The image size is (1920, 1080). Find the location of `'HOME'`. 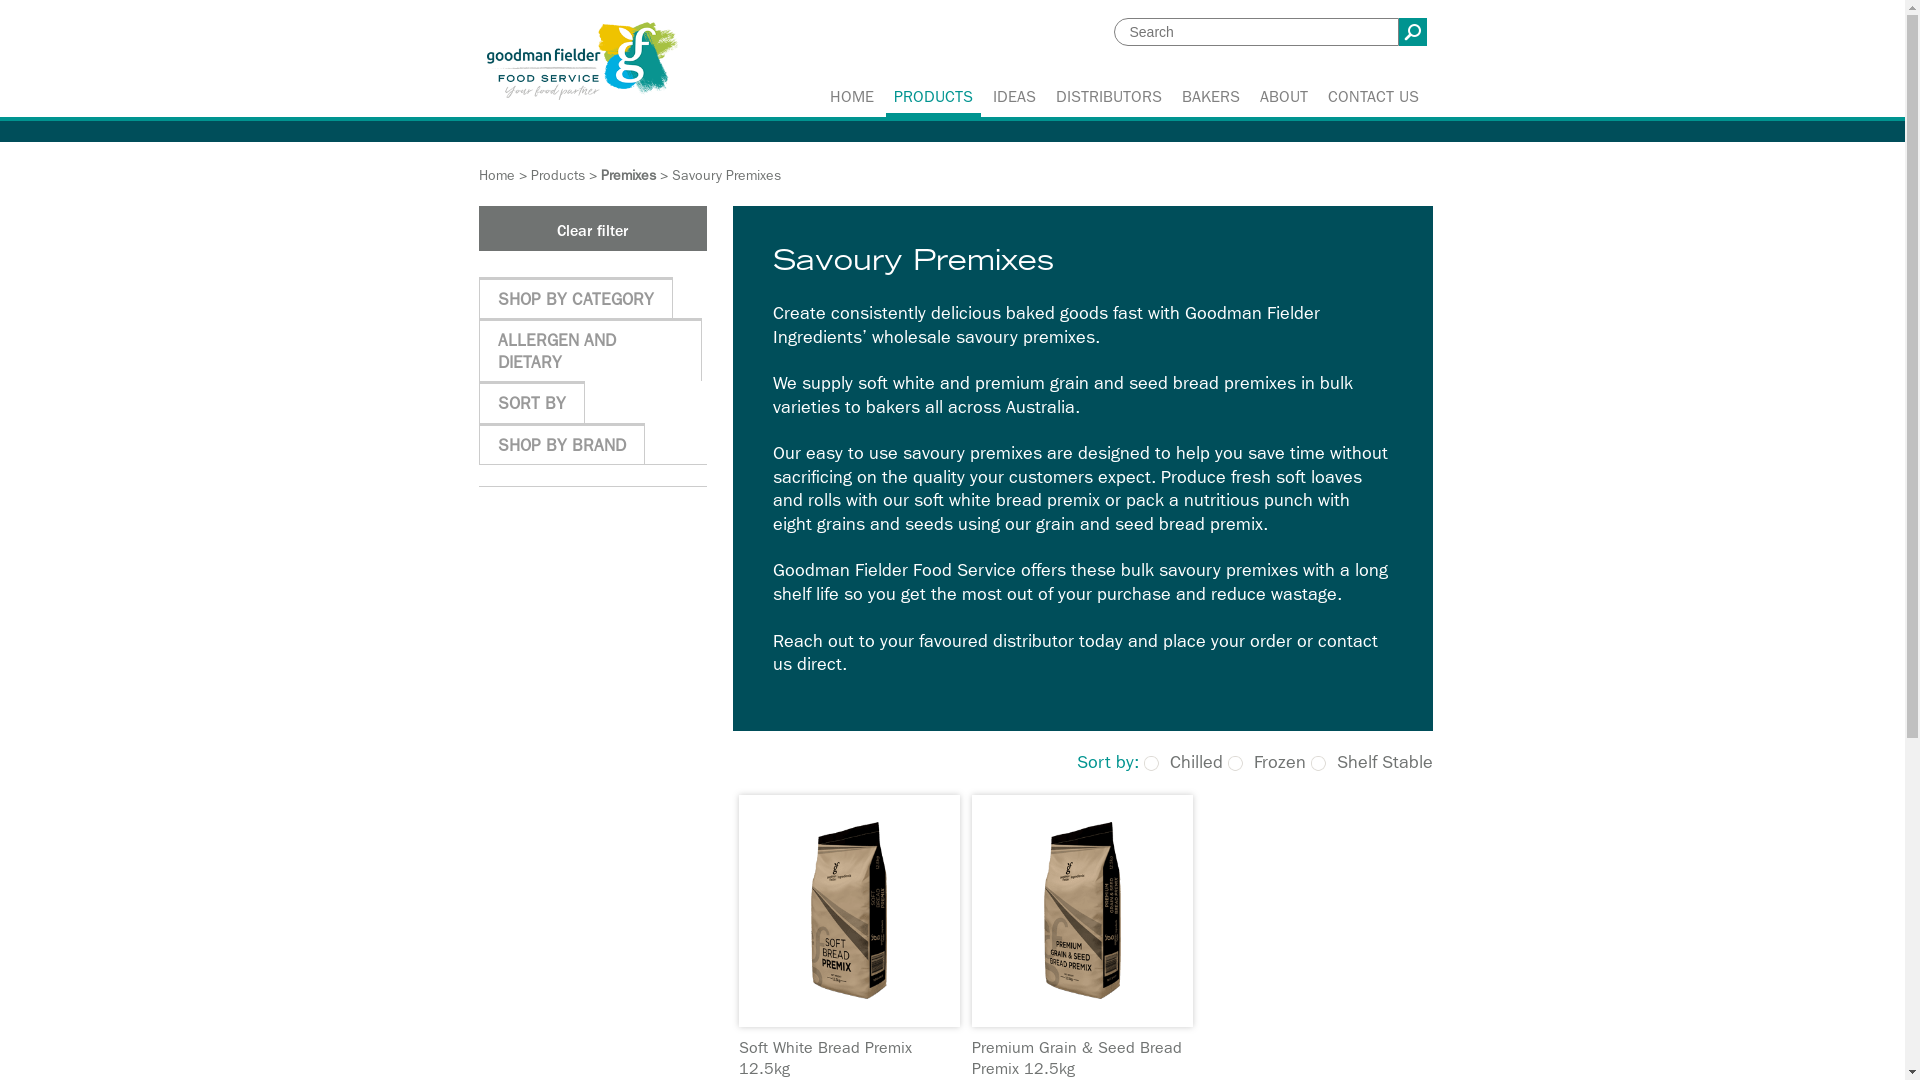

'HOME' is located at coordinates (851, 97).